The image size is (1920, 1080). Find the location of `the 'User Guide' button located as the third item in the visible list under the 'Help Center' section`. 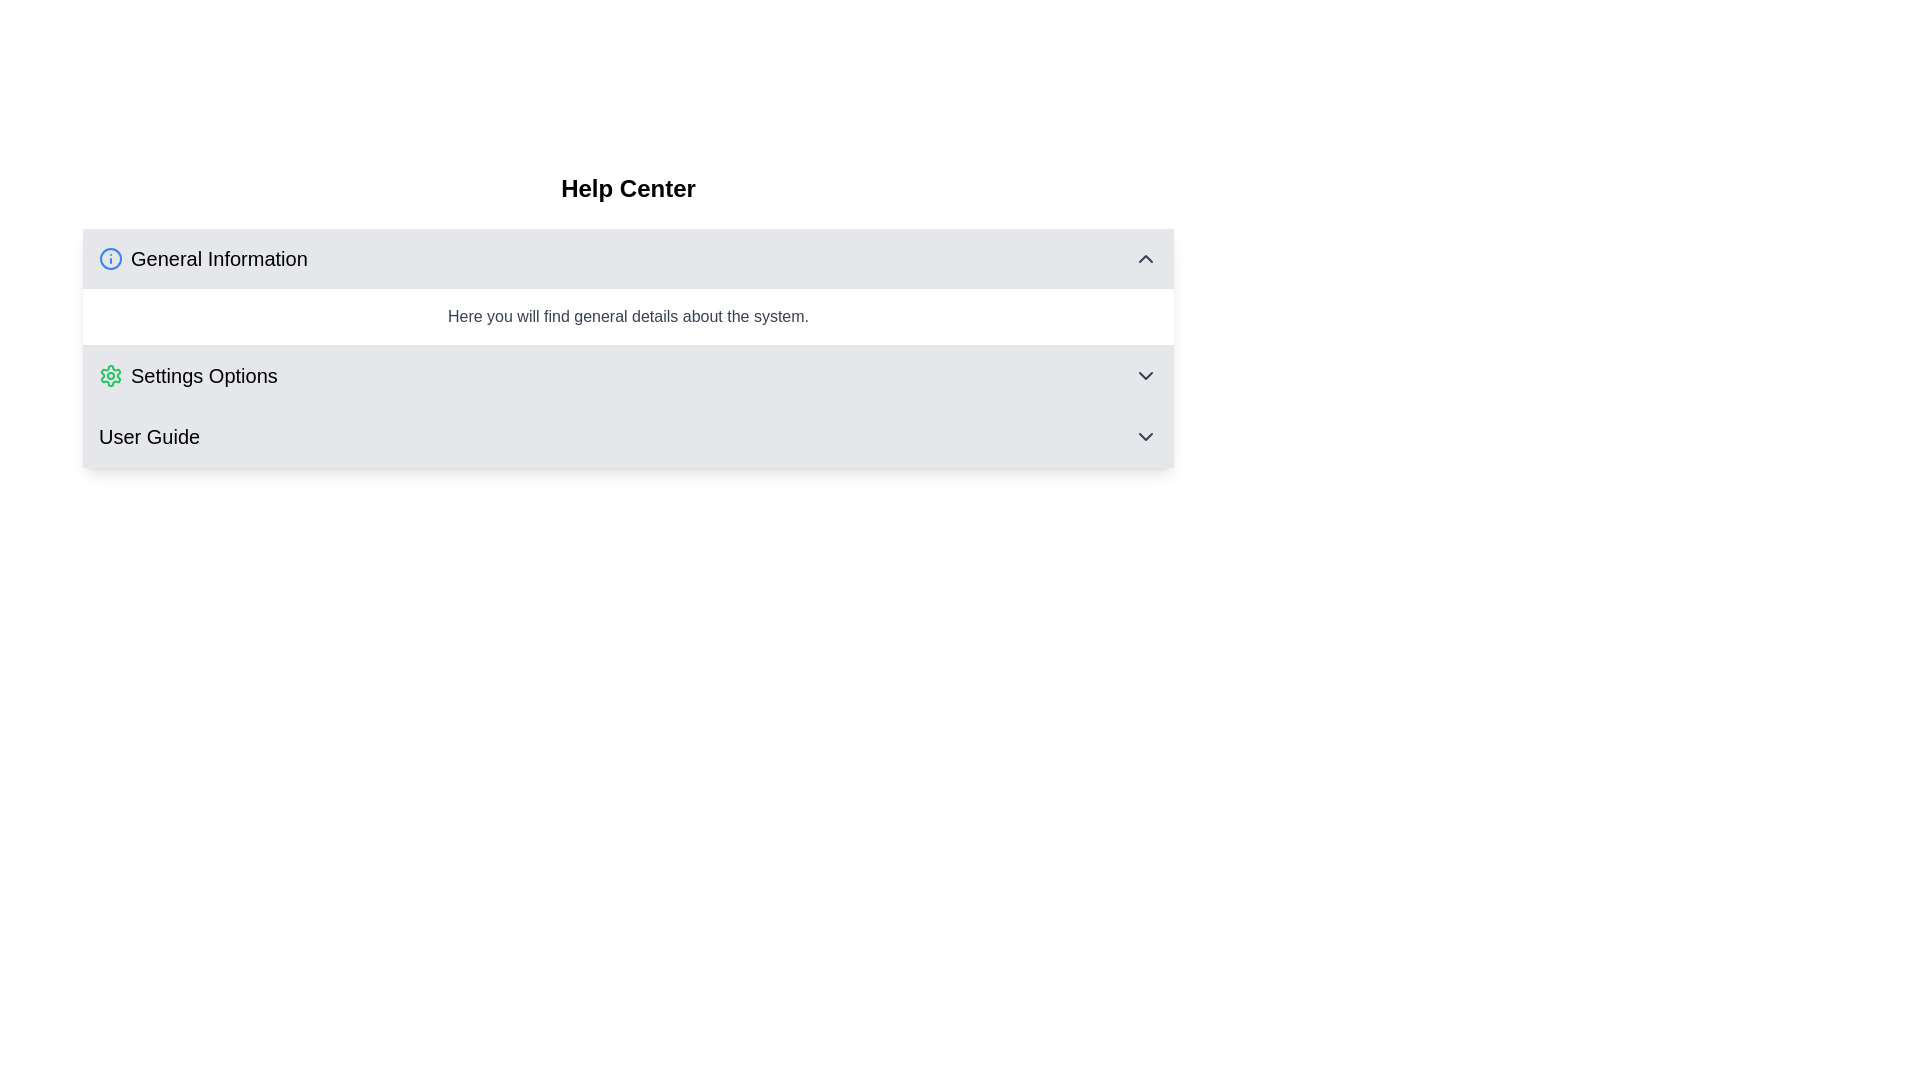

the 'User Guide' button located as the third item in the visible list under the 'Help Center' section is located at coordinates (627, 435).